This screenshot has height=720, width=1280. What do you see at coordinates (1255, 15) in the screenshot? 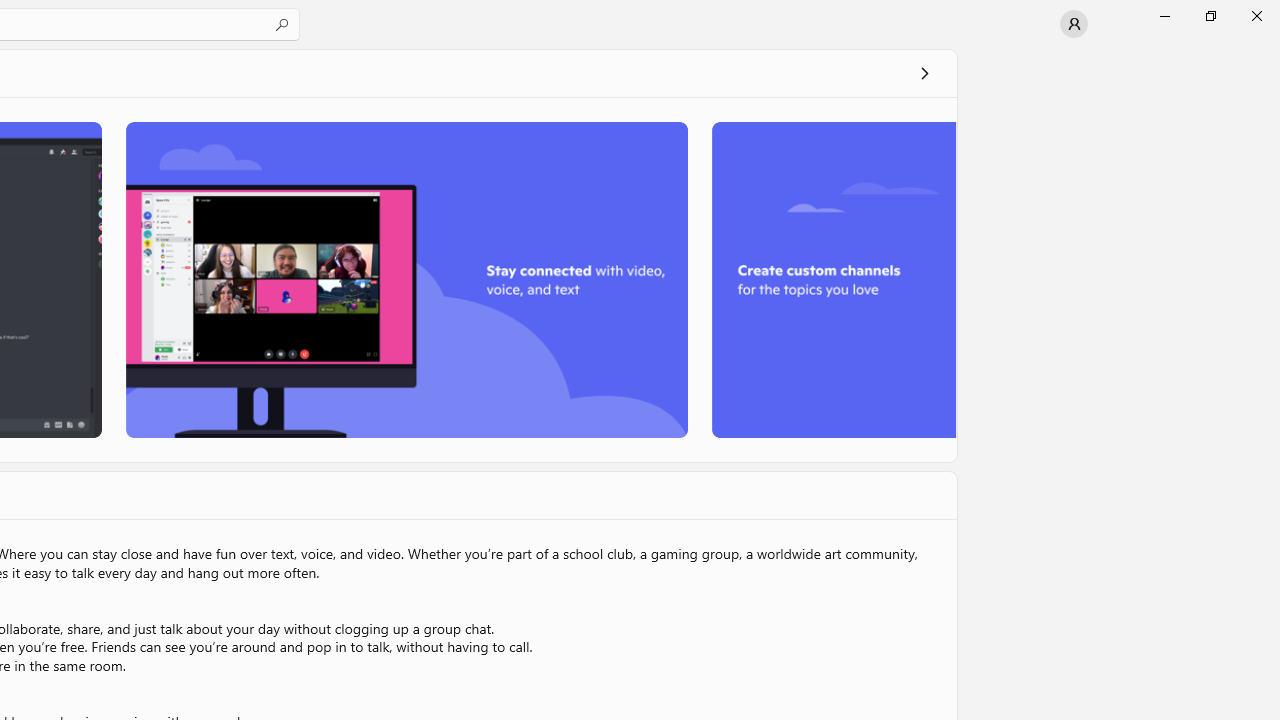
I see `'Close Microsoft Store'` at bounding box center [1255, 15].